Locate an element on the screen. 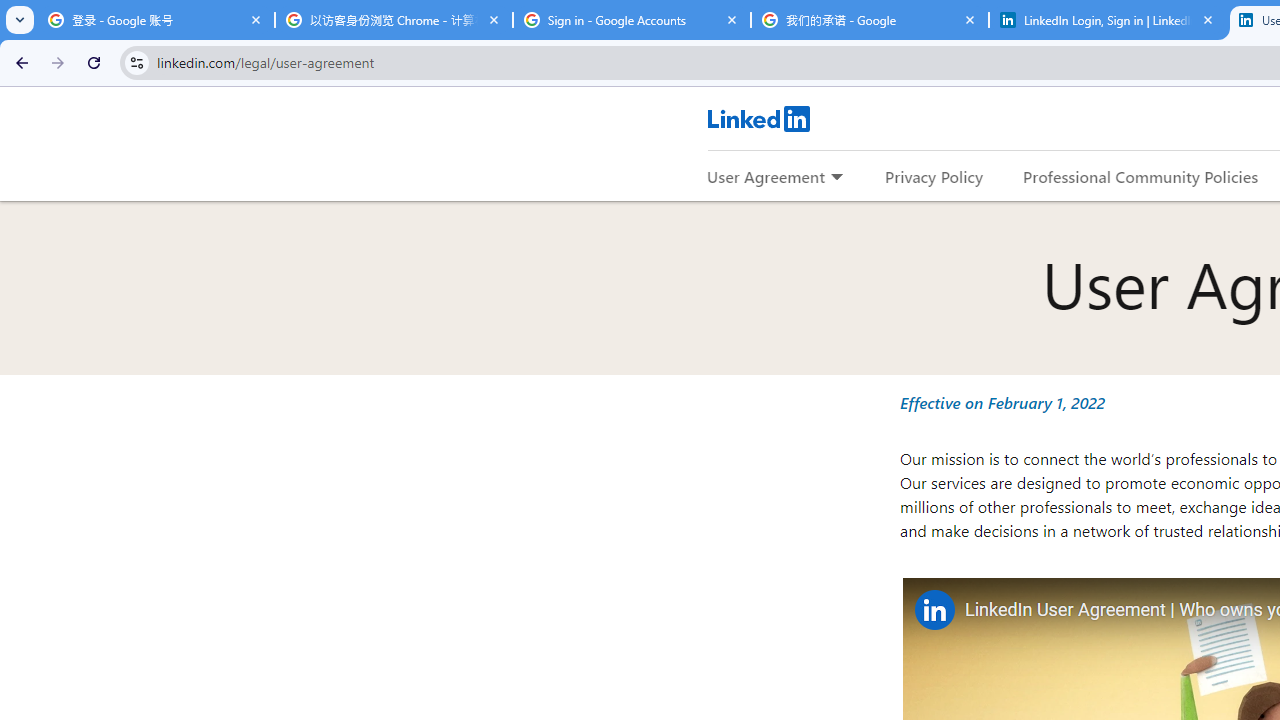 This screenshot has width=1280, height=720. 'Professional Community Policies' is located at coordinates (1141, 175).